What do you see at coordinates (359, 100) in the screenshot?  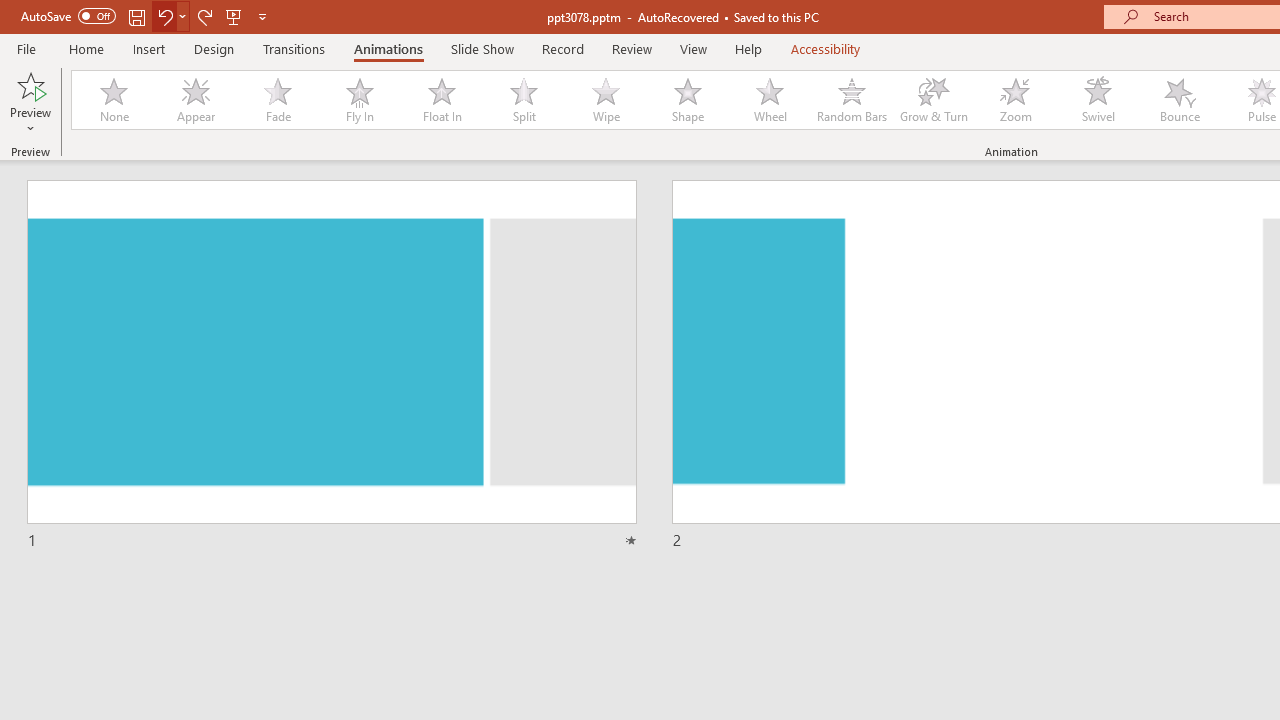 I see `'Fly In'` at bounding box center [359, 100].